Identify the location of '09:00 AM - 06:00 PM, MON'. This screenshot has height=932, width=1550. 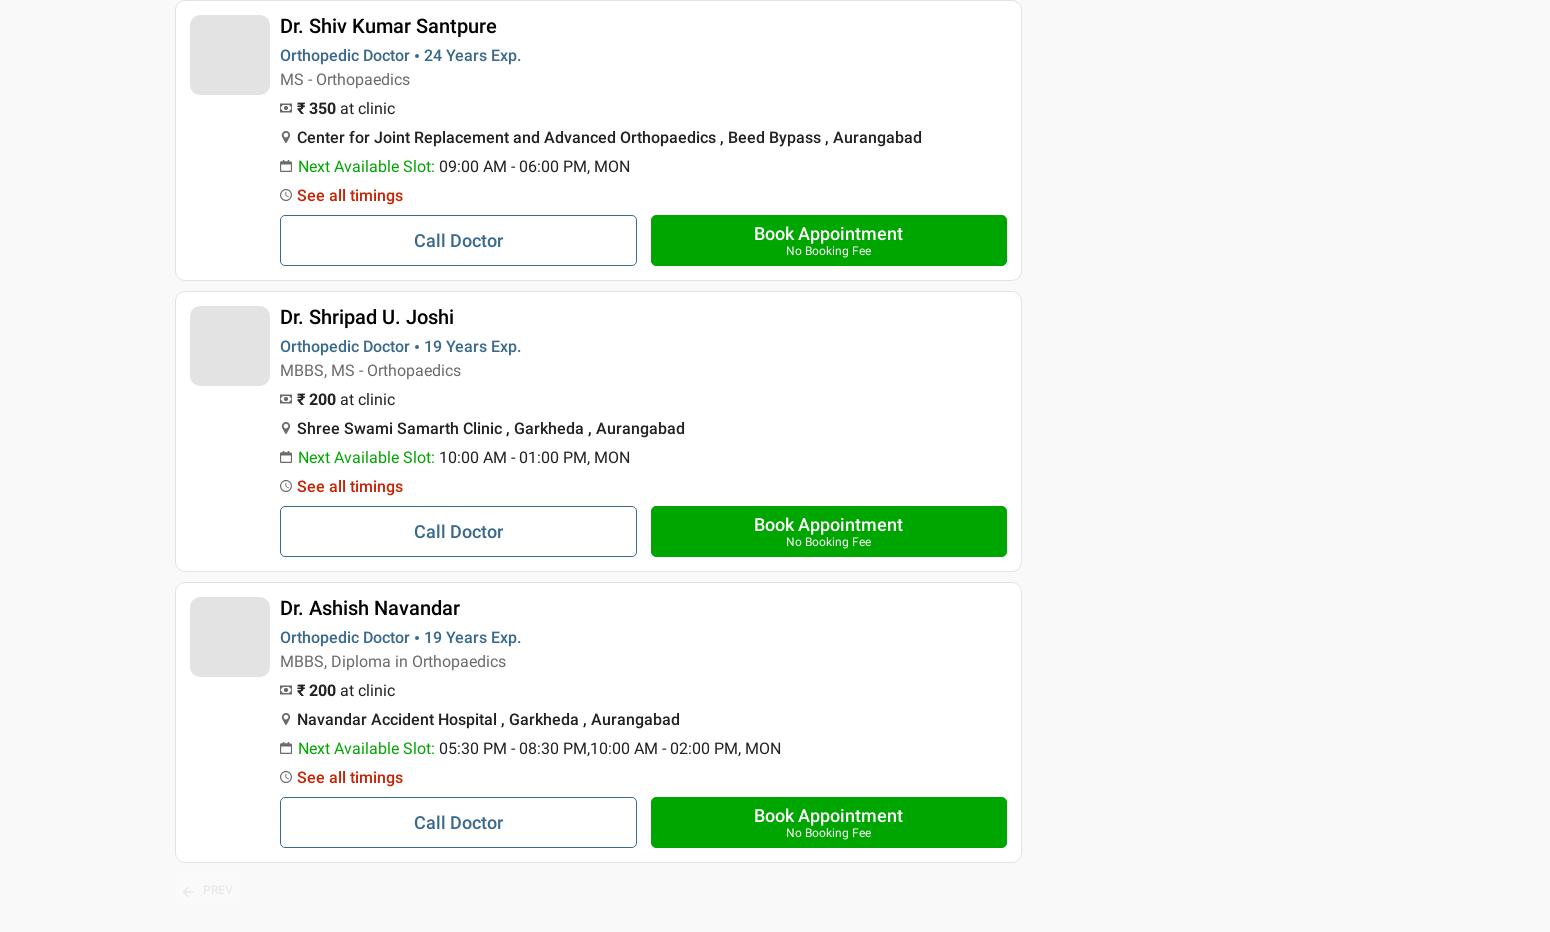
(533, 165).